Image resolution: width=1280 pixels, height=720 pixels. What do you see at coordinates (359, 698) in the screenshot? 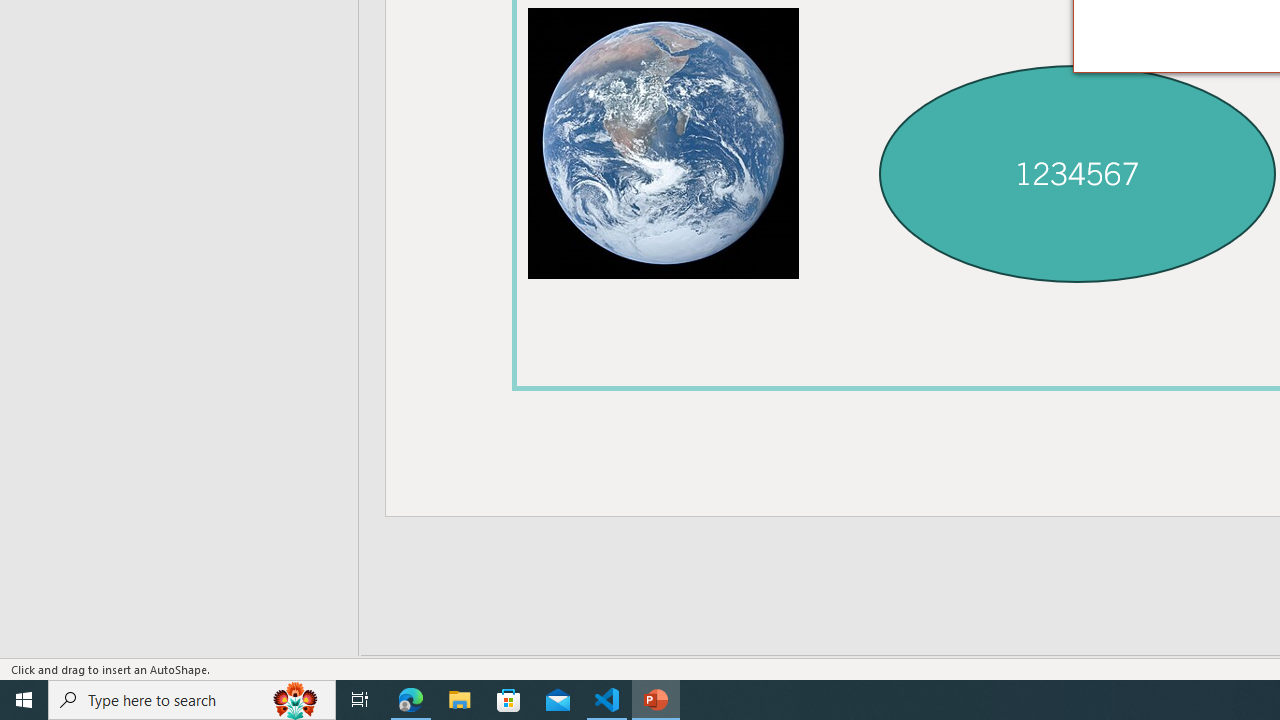
I see `'Task View'` at bounding box center [359, 698].